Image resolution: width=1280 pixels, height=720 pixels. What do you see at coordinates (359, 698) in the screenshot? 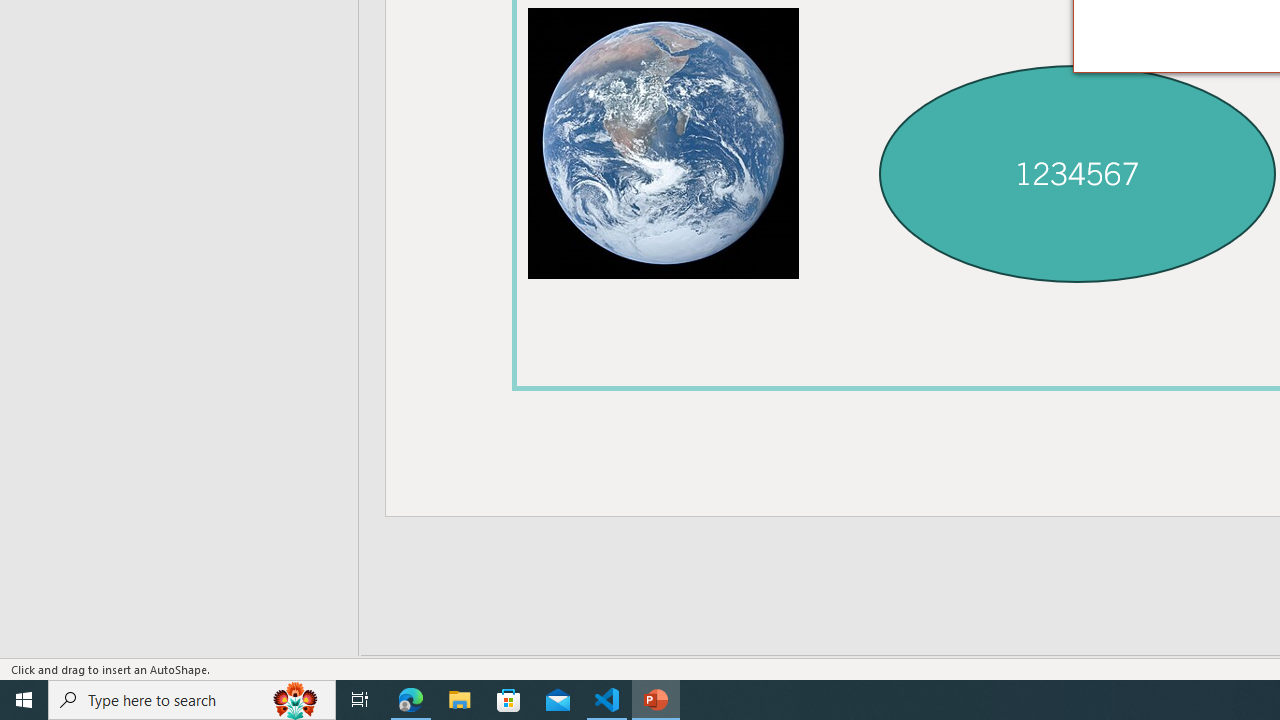
I see `'Task View'` at bounding box center [359, 698].